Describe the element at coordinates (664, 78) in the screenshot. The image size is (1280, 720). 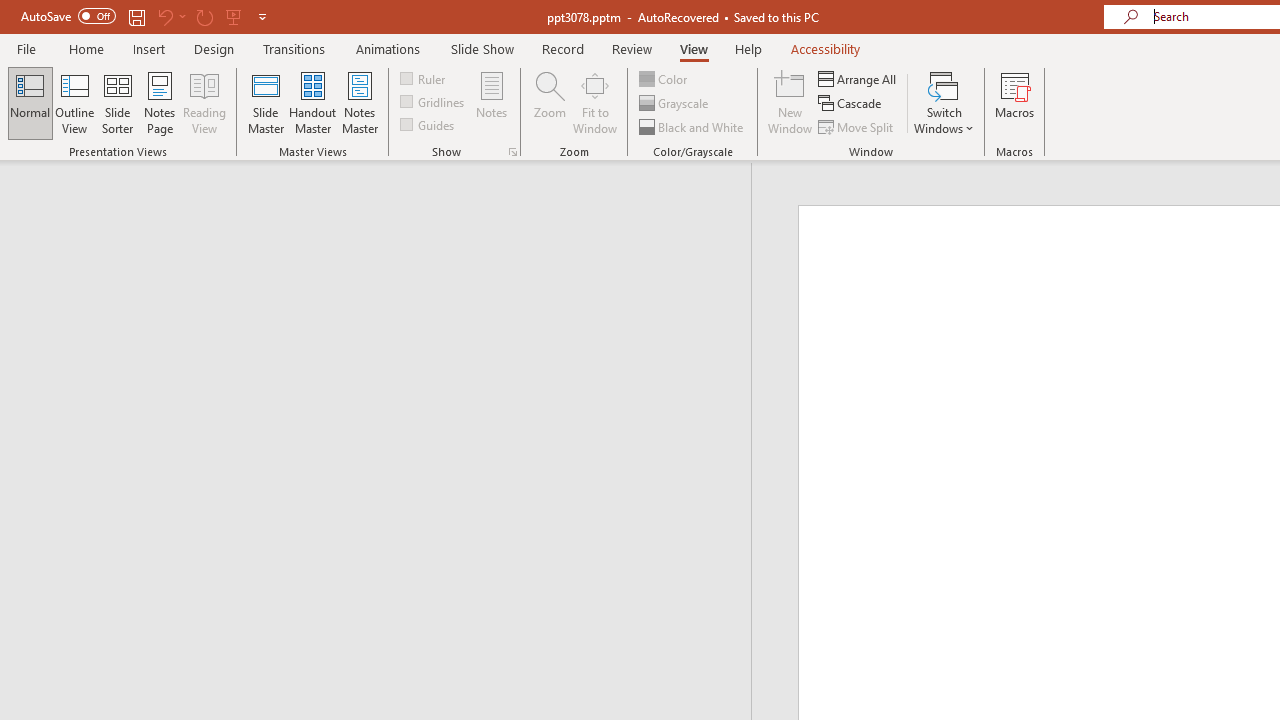
I see `'Color'` at that location.